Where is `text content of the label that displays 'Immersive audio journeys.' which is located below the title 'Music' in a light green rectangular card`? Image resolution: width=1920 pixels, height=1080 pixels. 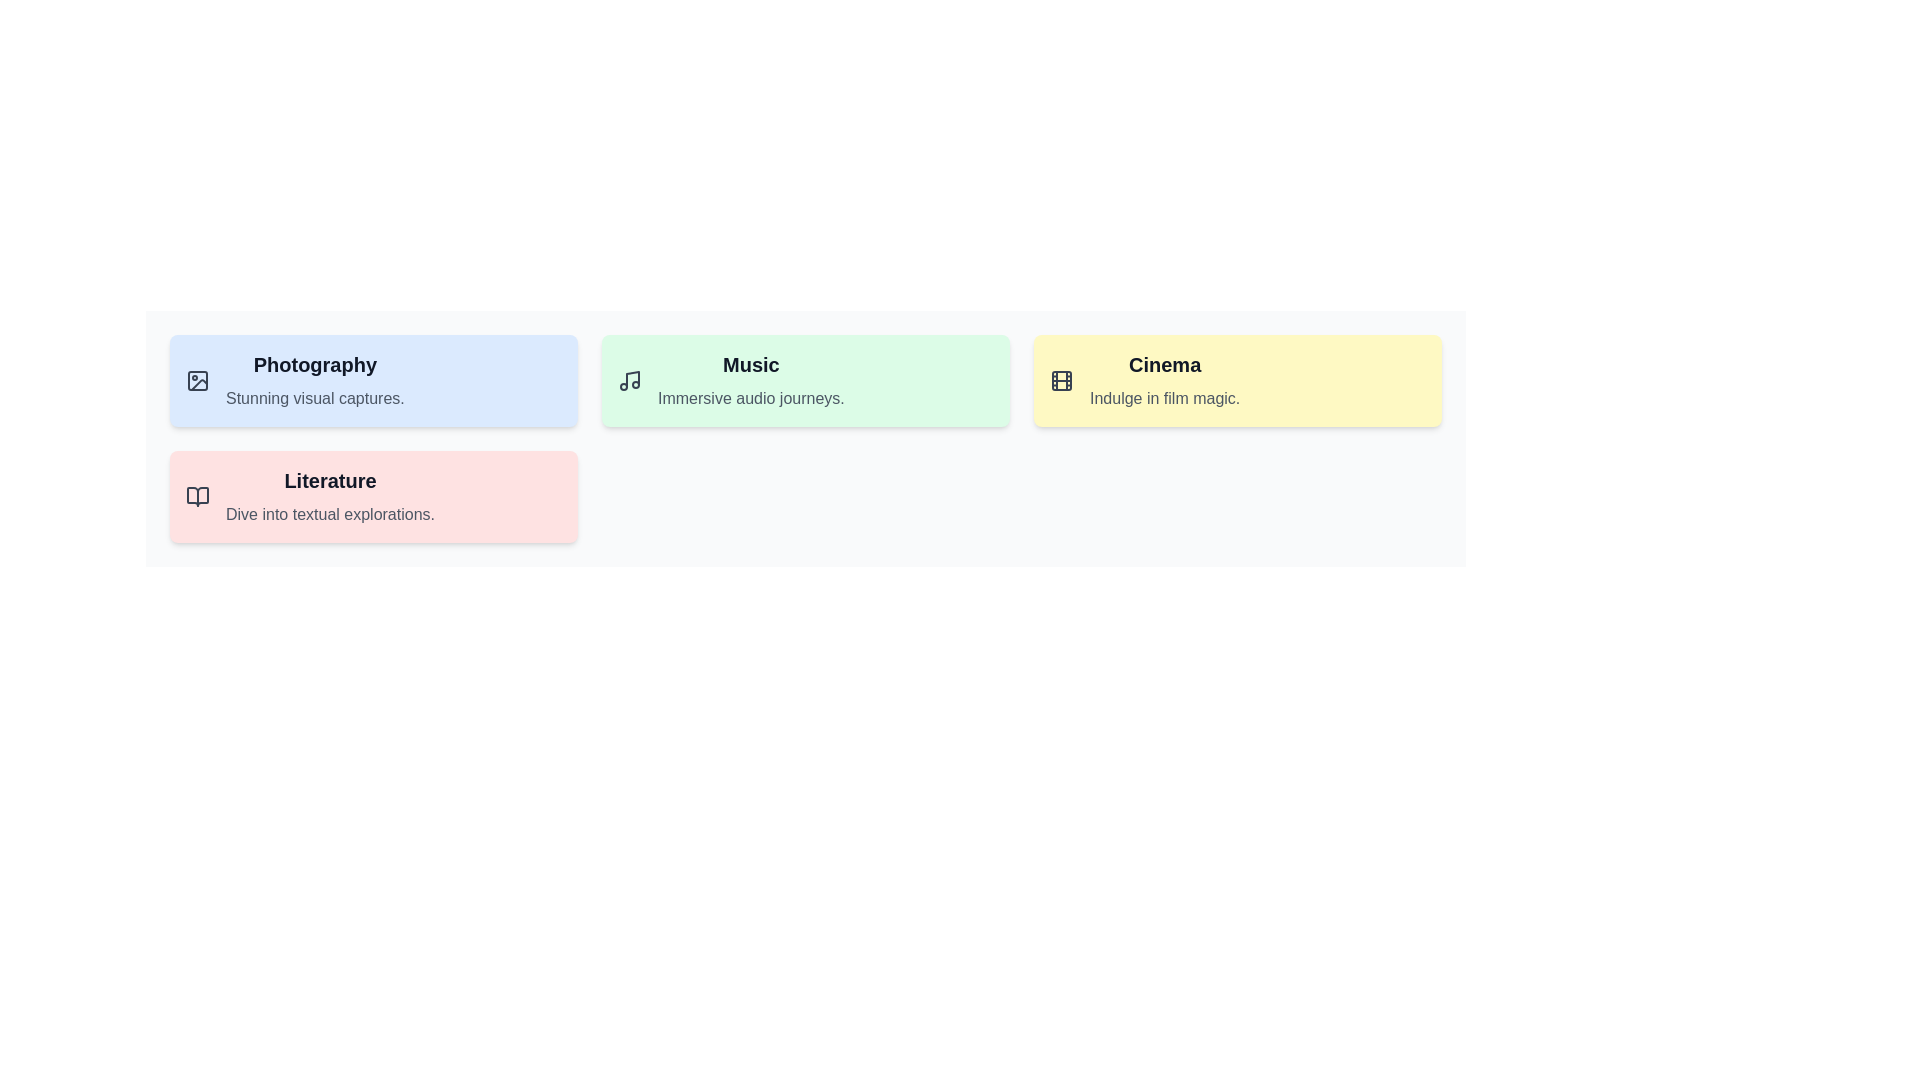 text content of the label that displays 'Immersive audio journeys.' which is located below the title 'Music' in a light green rectangular card is located at coordinates (750, 398).